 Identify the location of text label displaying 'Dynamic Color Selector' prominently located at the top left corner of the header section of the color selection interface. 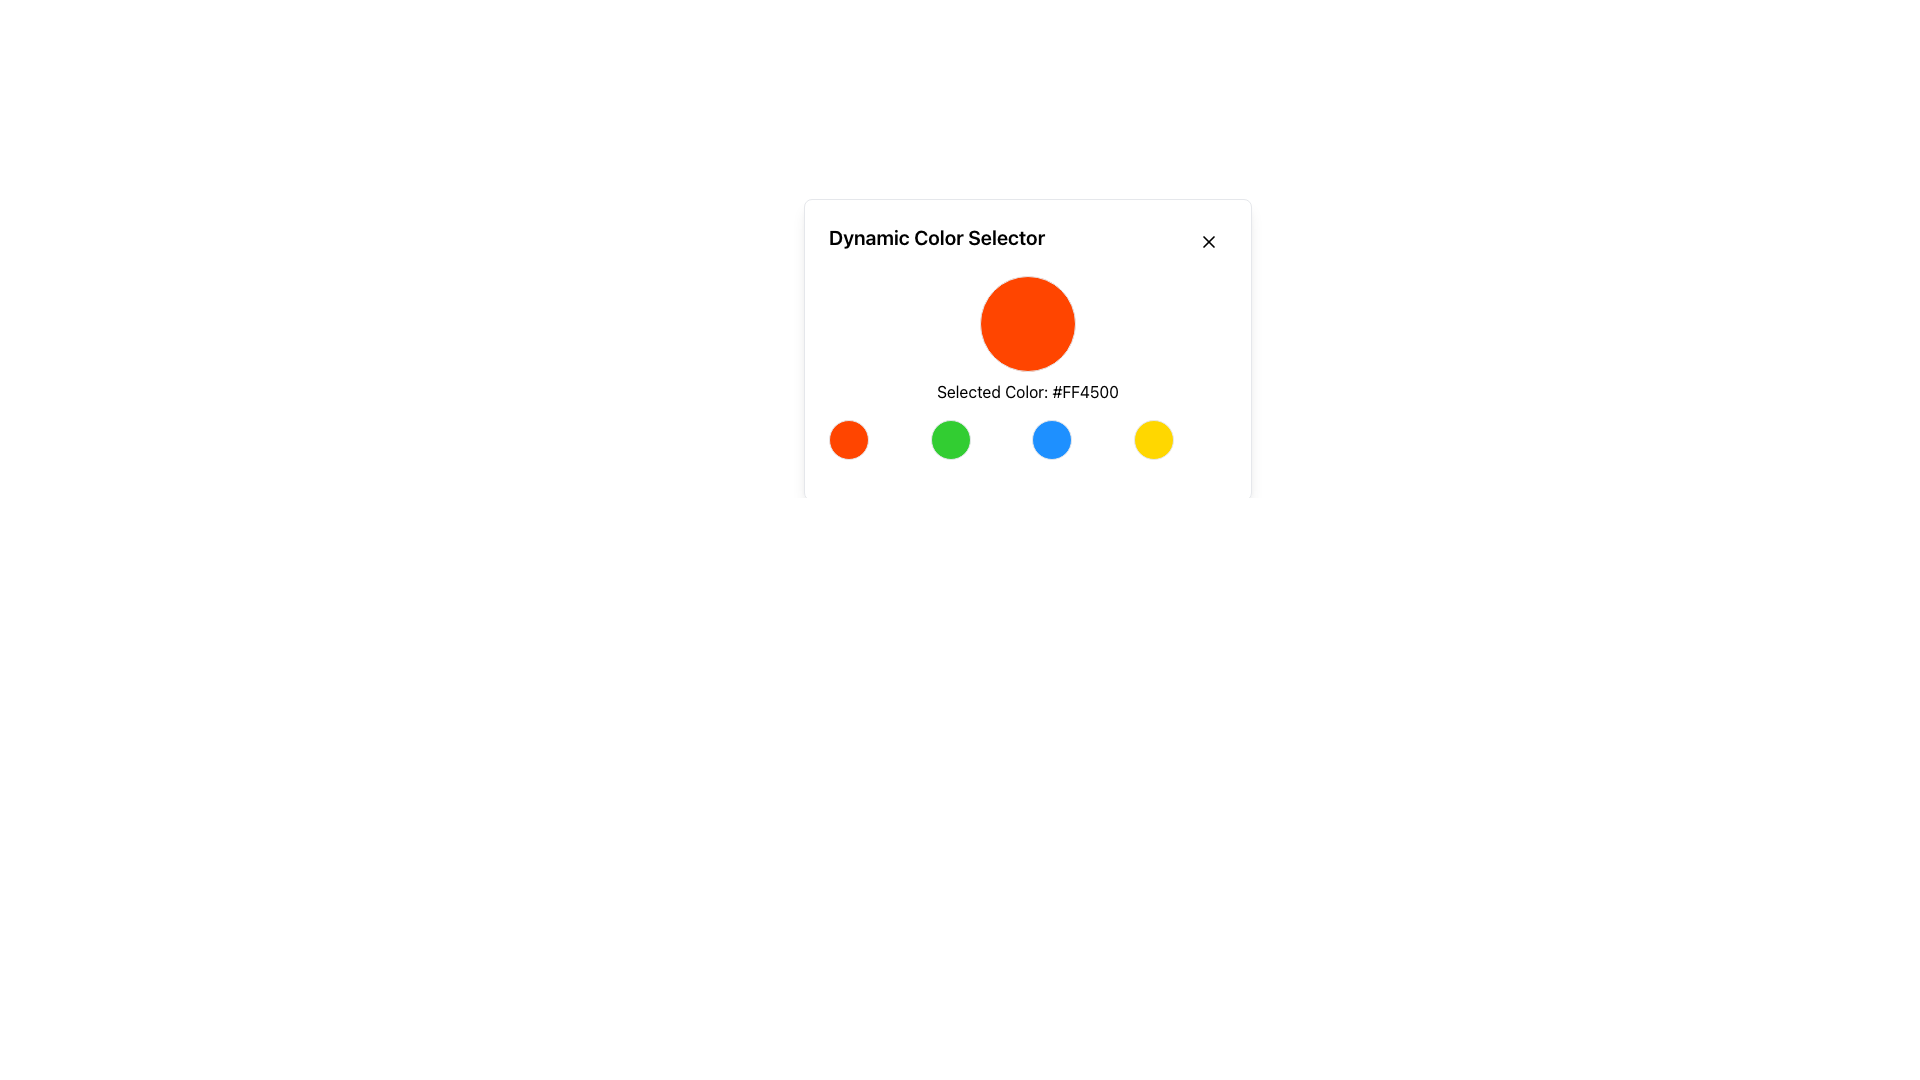
(936, 241).